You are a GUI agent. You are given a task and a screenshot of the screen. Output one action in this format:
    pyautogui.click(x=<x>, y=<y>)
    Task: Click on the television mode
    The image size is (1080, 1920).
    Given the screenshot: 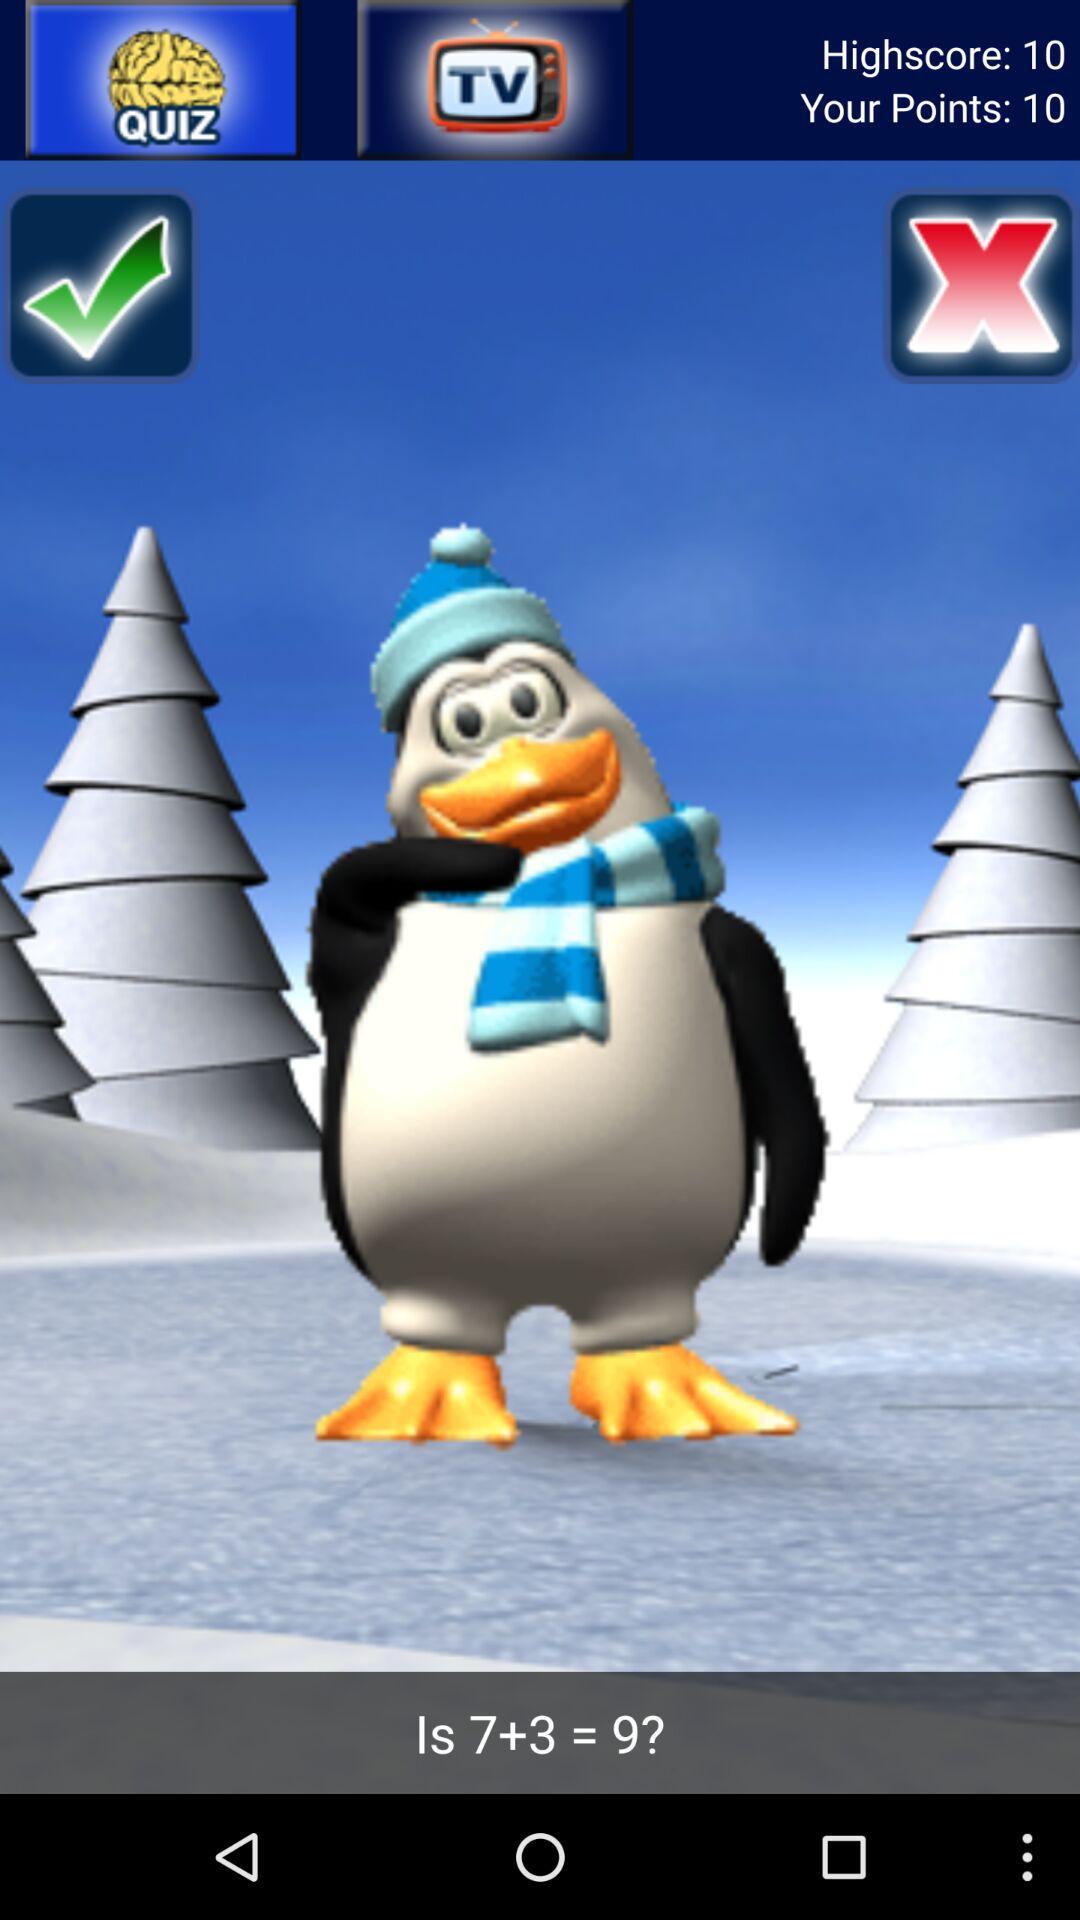 What is the action you would take?
    pyautogui.click(x=493, y=80)
    